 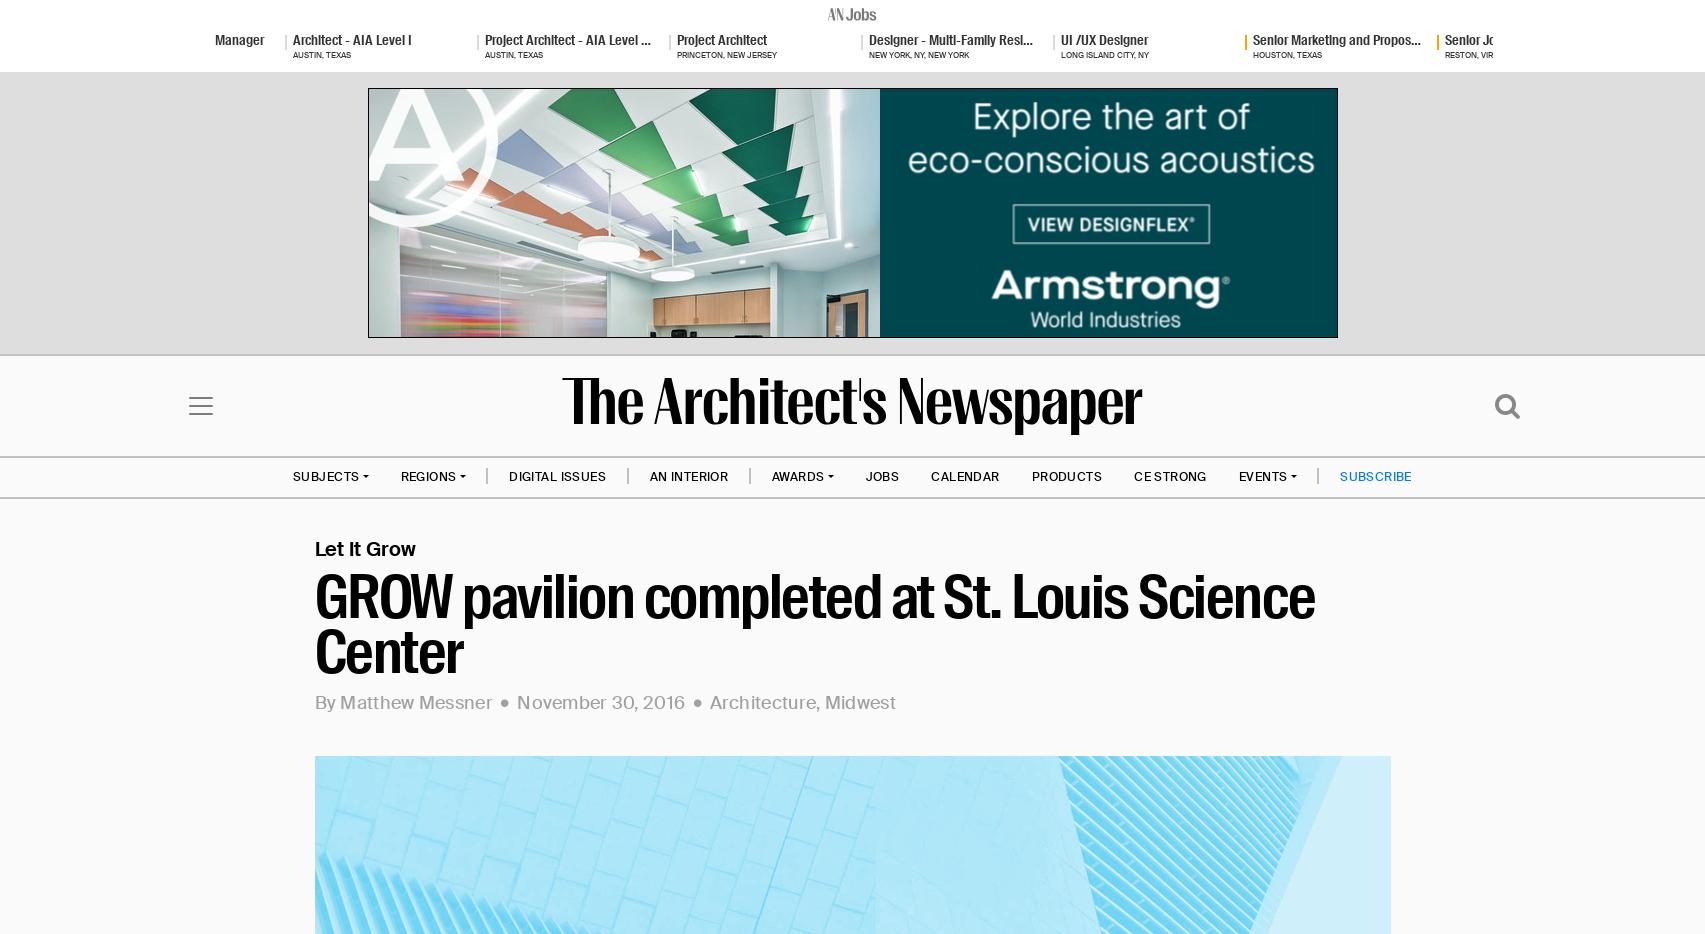 What do you see at coordinates (426, 474) in the screenshot?
I see `'REGIONS'` at bounding box center [426, 474].